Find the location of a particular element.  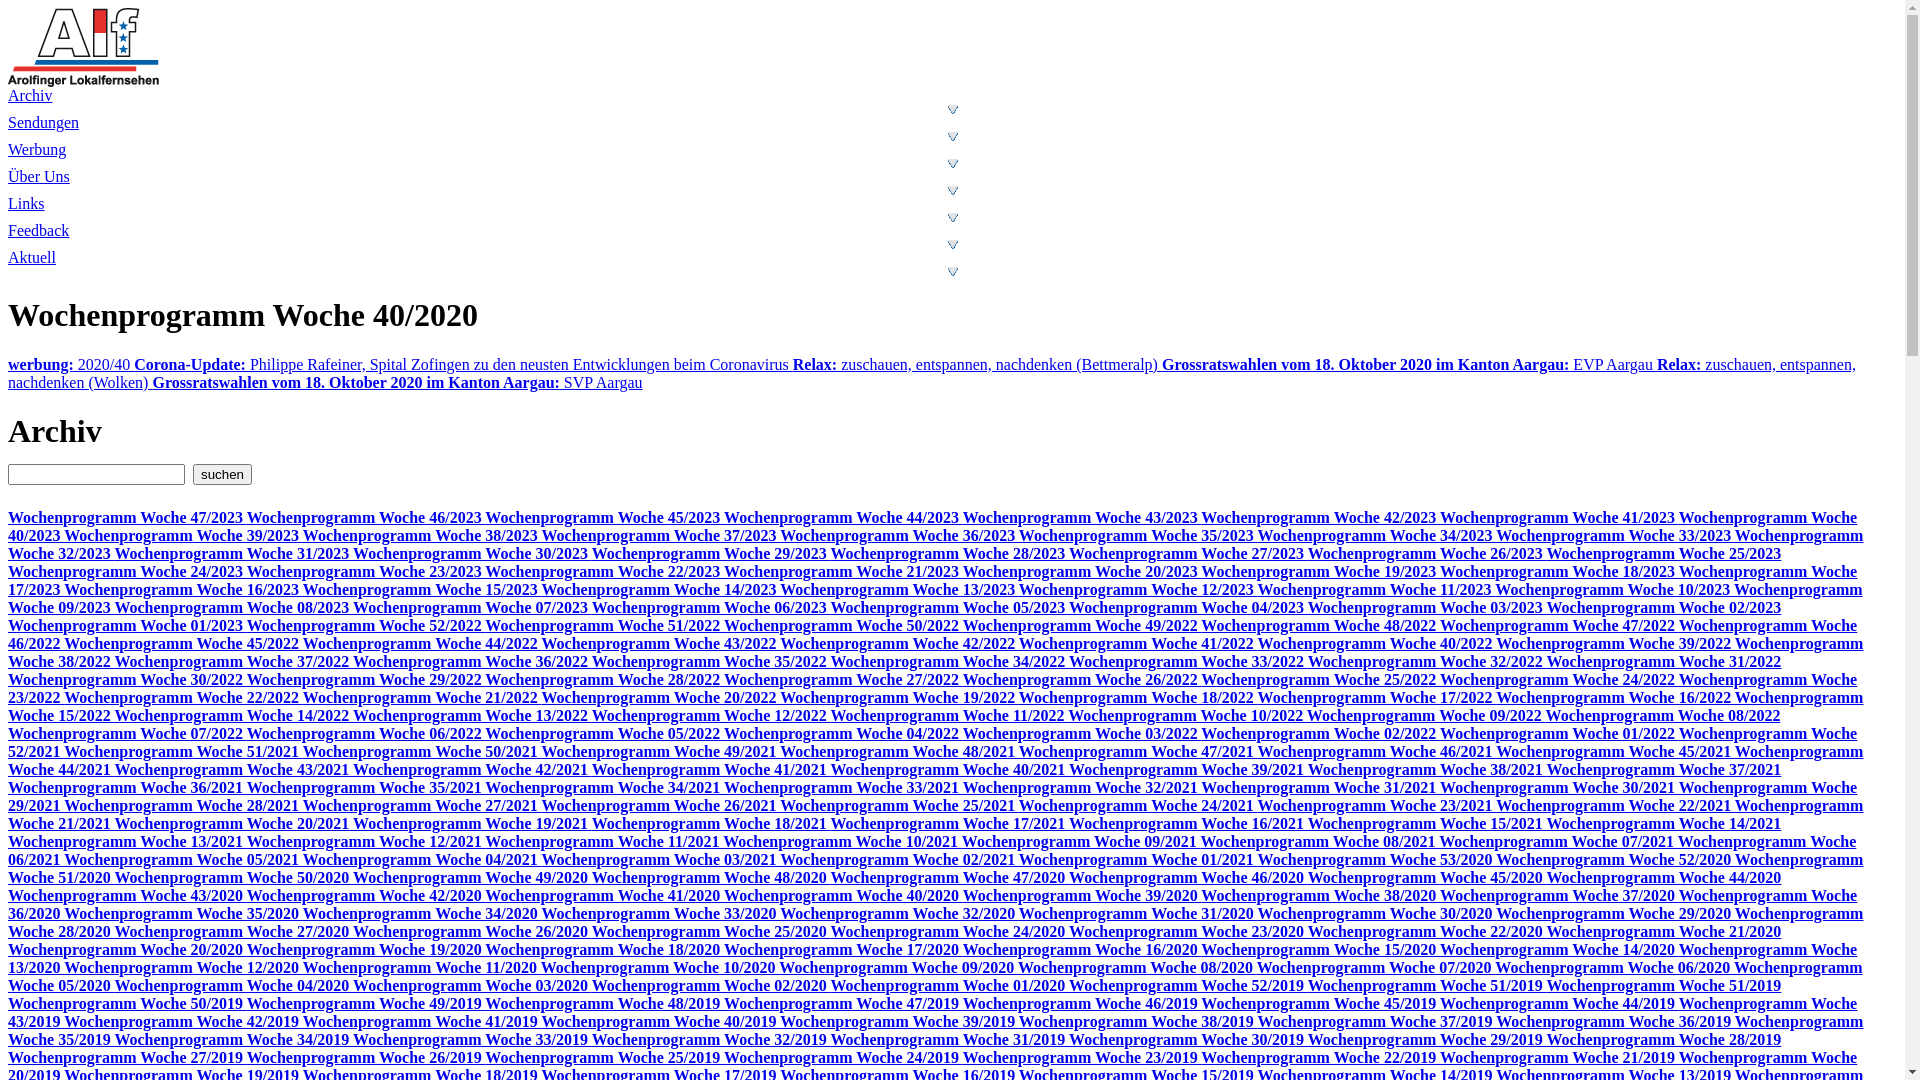

'Wochenprogramm Woche 18/2021' is located at coordinates (711, 823).